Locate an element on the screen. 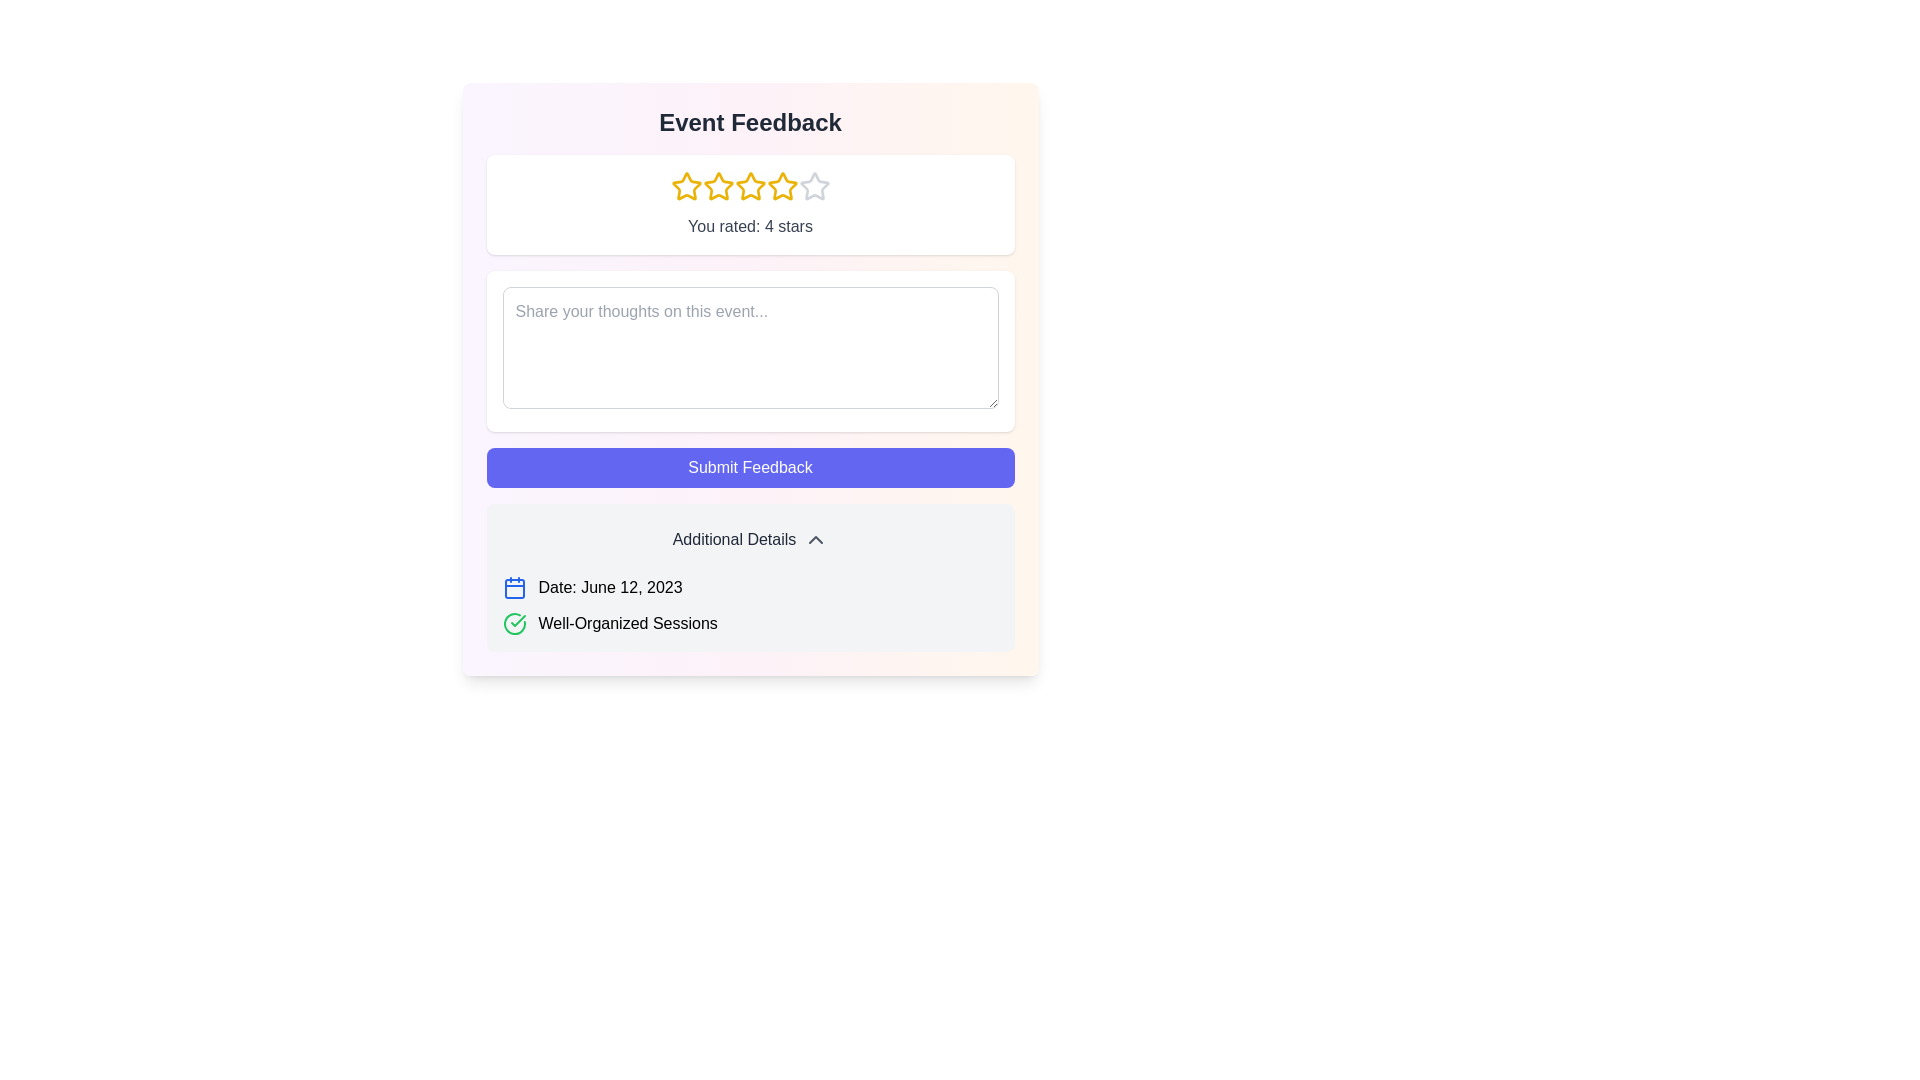 Image resolution: width=1920 pixels, height=1080 pixels. the first star icon in the 5-star rating system to rate the event one star is located at coordinates (686, 186).